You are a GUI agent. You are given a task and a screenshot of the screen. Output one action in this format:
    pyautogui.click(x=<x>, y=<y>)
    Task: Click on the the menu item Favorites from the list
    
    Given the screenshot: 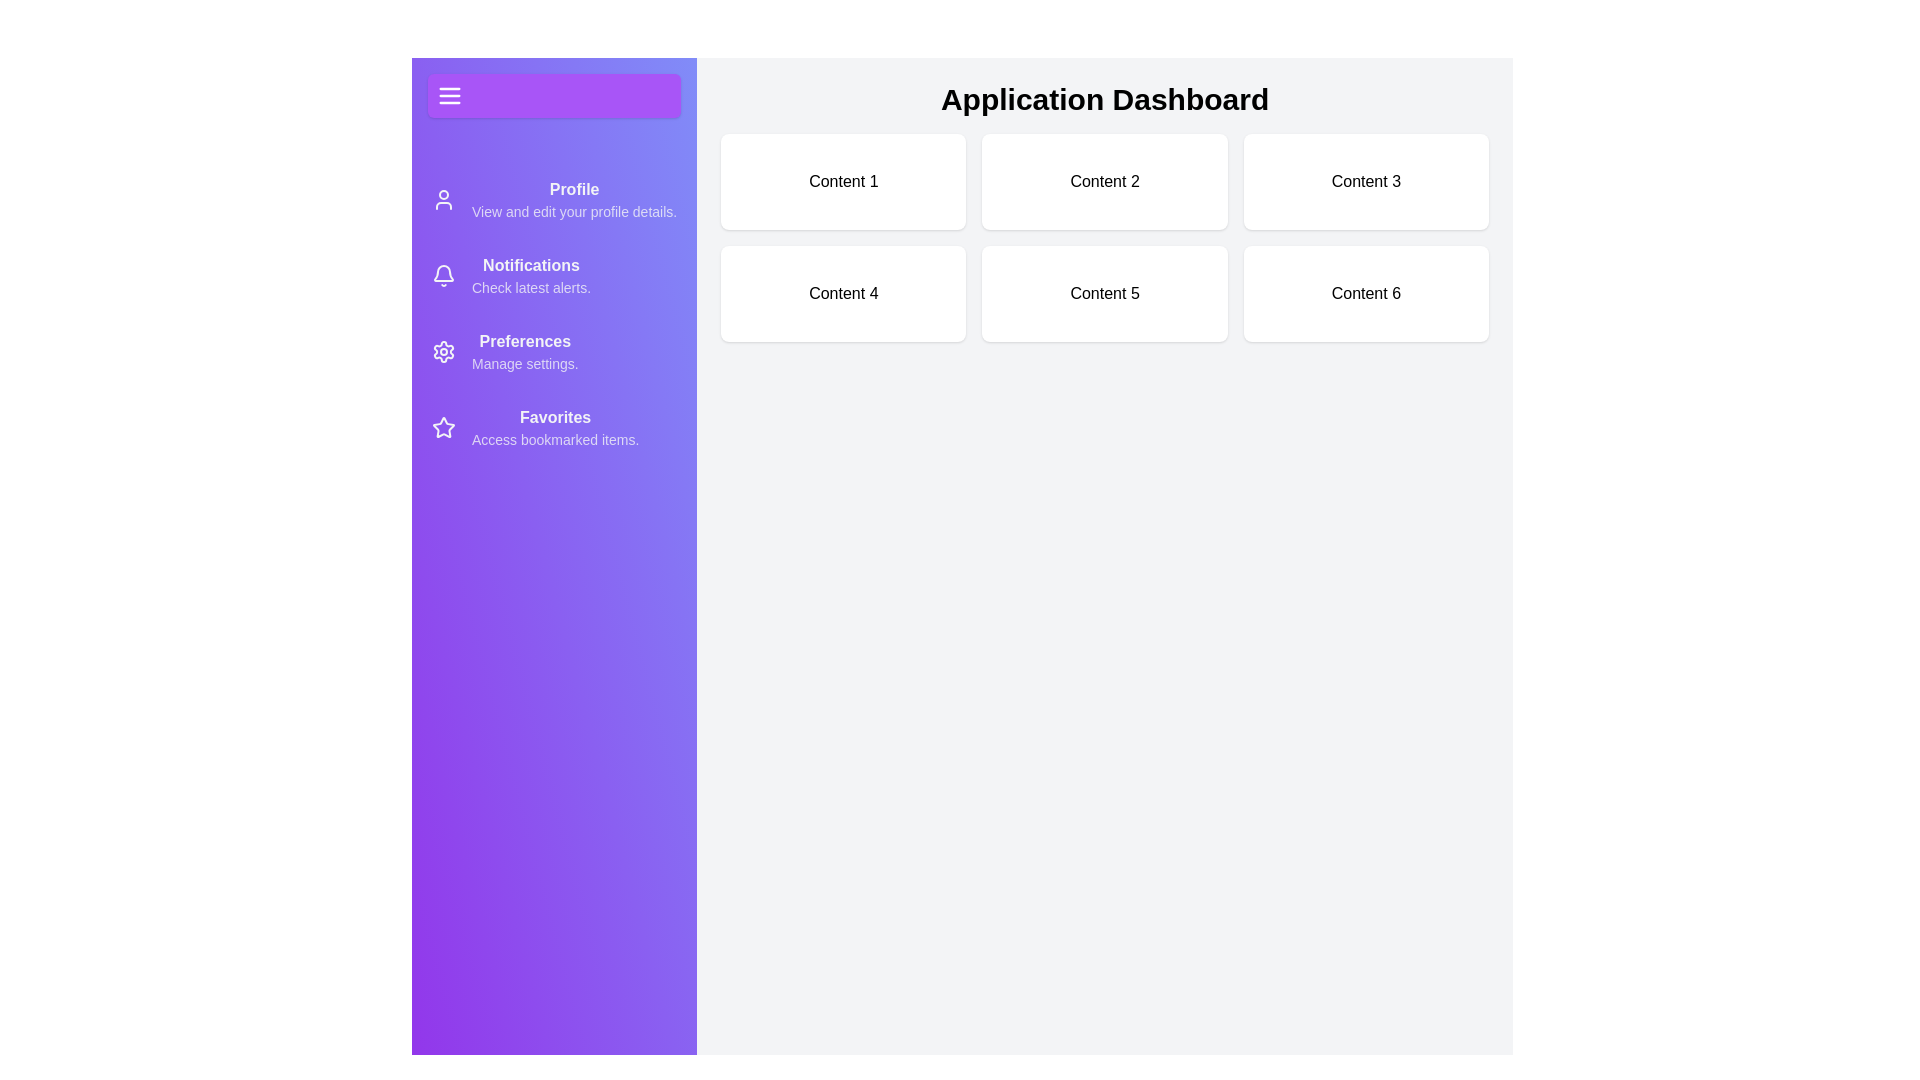 What is the action you would take?
    pyautogui.click(x=553, y=427)
    